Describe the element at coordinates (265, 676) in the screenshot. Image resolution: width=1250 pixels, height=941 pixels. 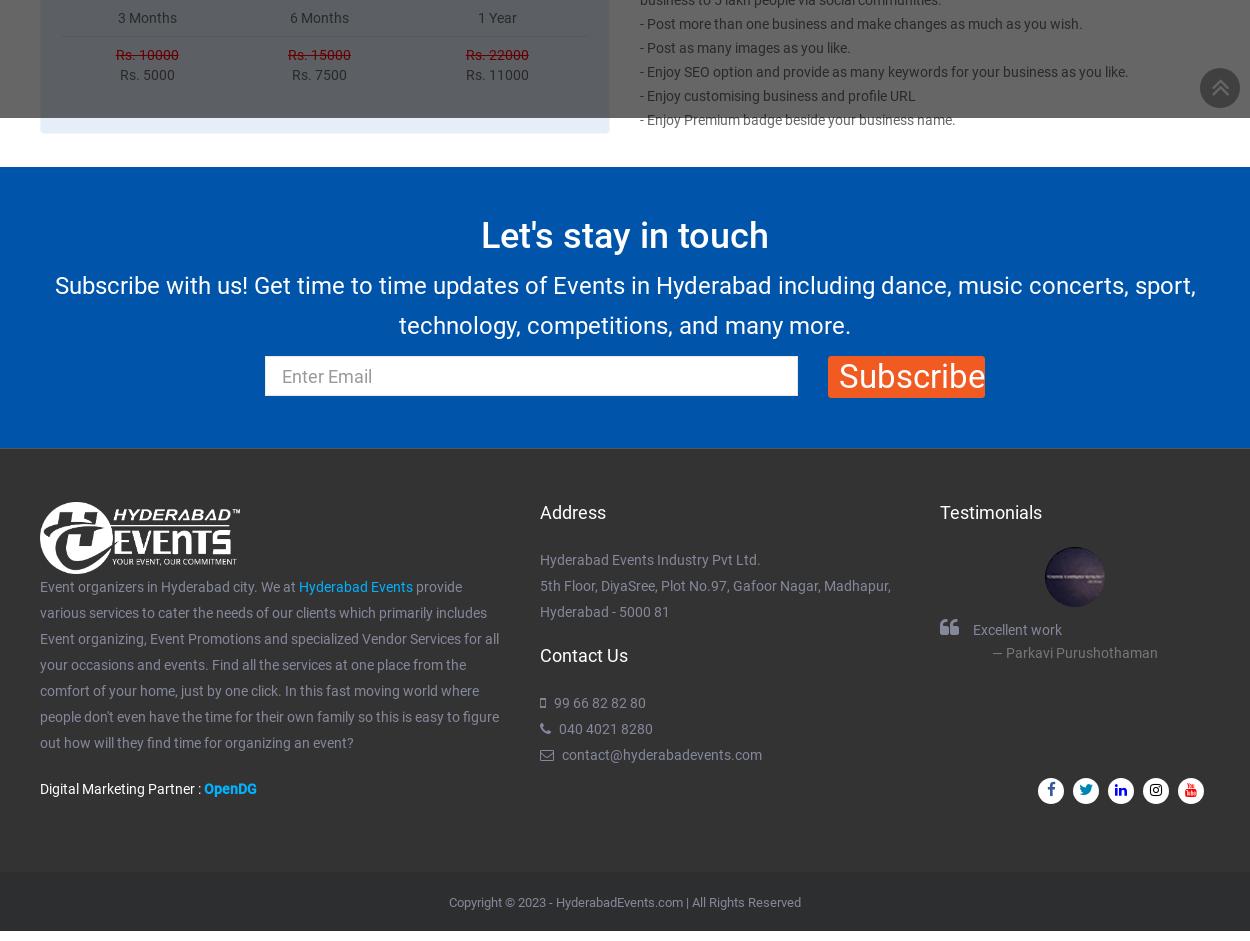
I see `'I recommend this firm because they provide best service for all and they are professional at their work , they focus on their job and as well as to meet the customer satisfaction'` at that location.